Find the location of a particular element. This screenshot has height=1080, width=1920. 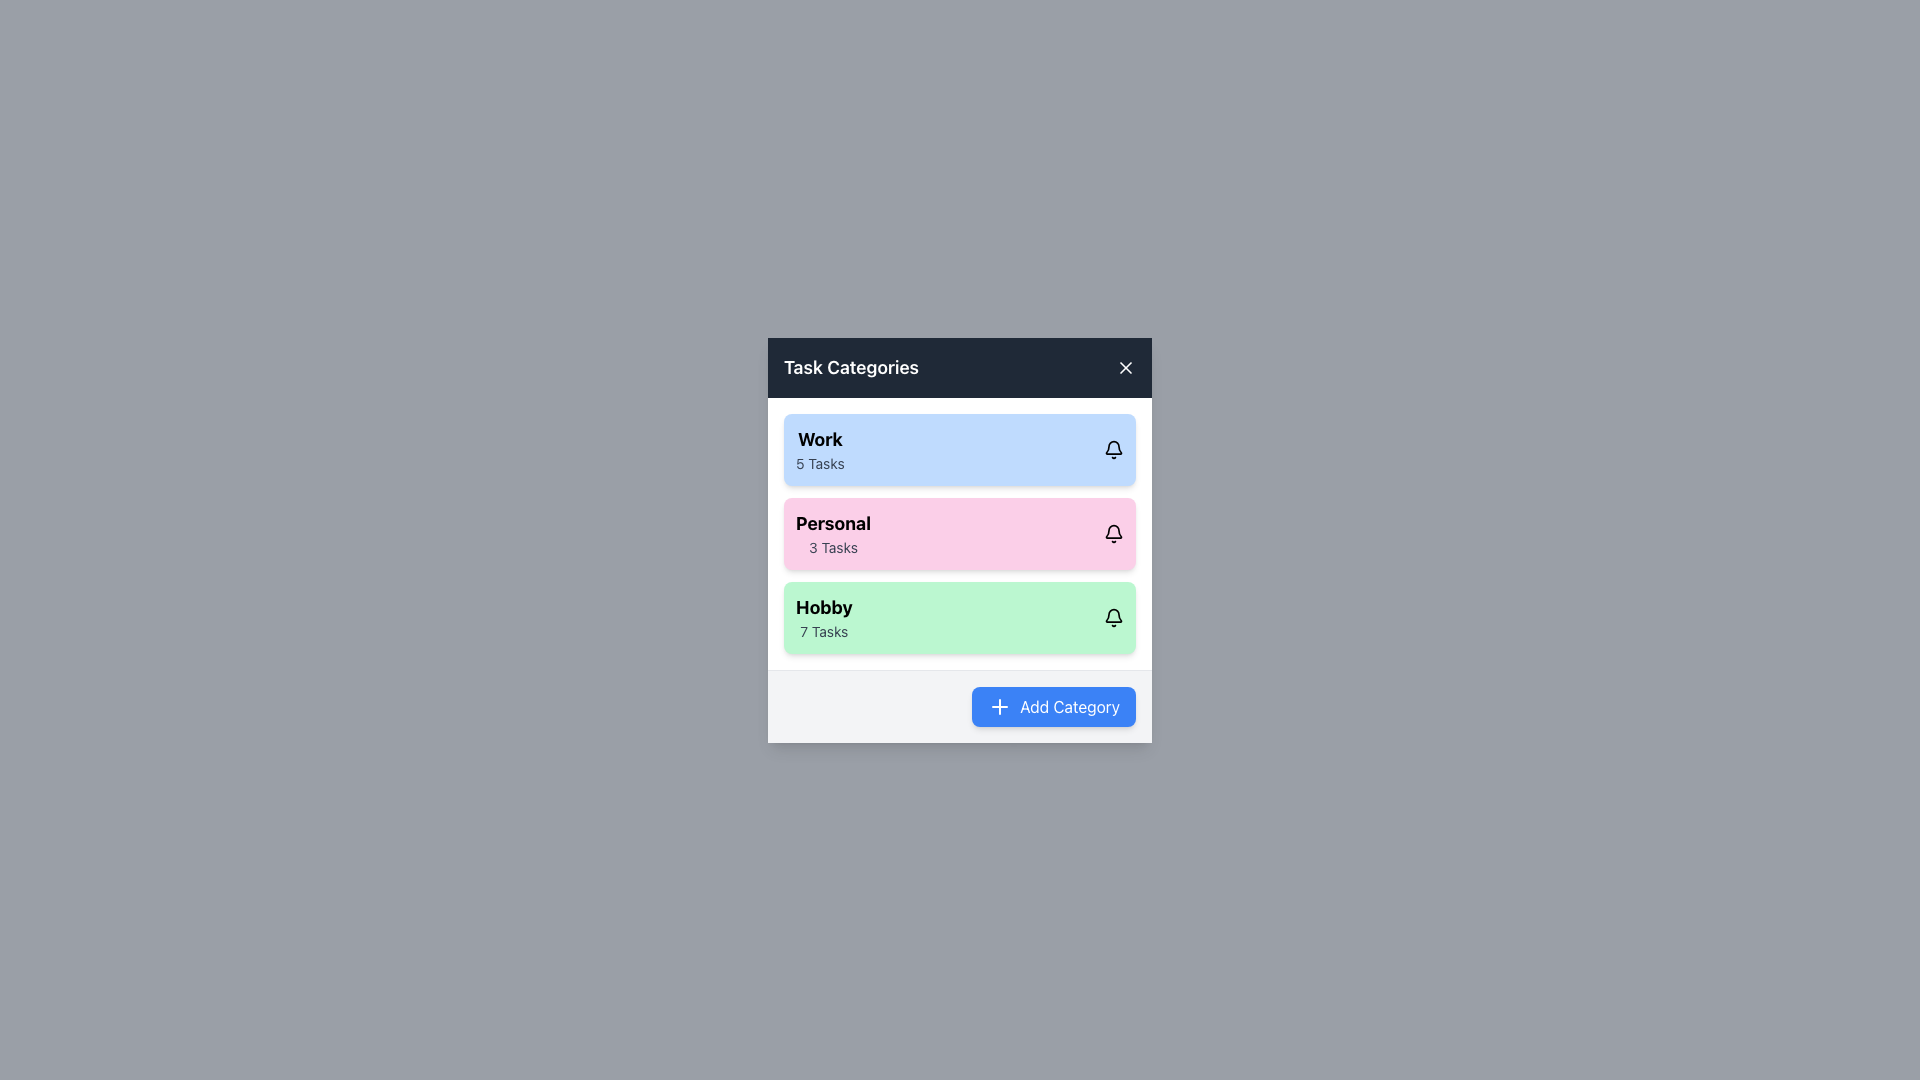

text label that describes the number of tasks associated with the 'Work' category, positioned below the 'Work' text in the light blue section labeled as 'Work' is located at coordinates (820, 463).